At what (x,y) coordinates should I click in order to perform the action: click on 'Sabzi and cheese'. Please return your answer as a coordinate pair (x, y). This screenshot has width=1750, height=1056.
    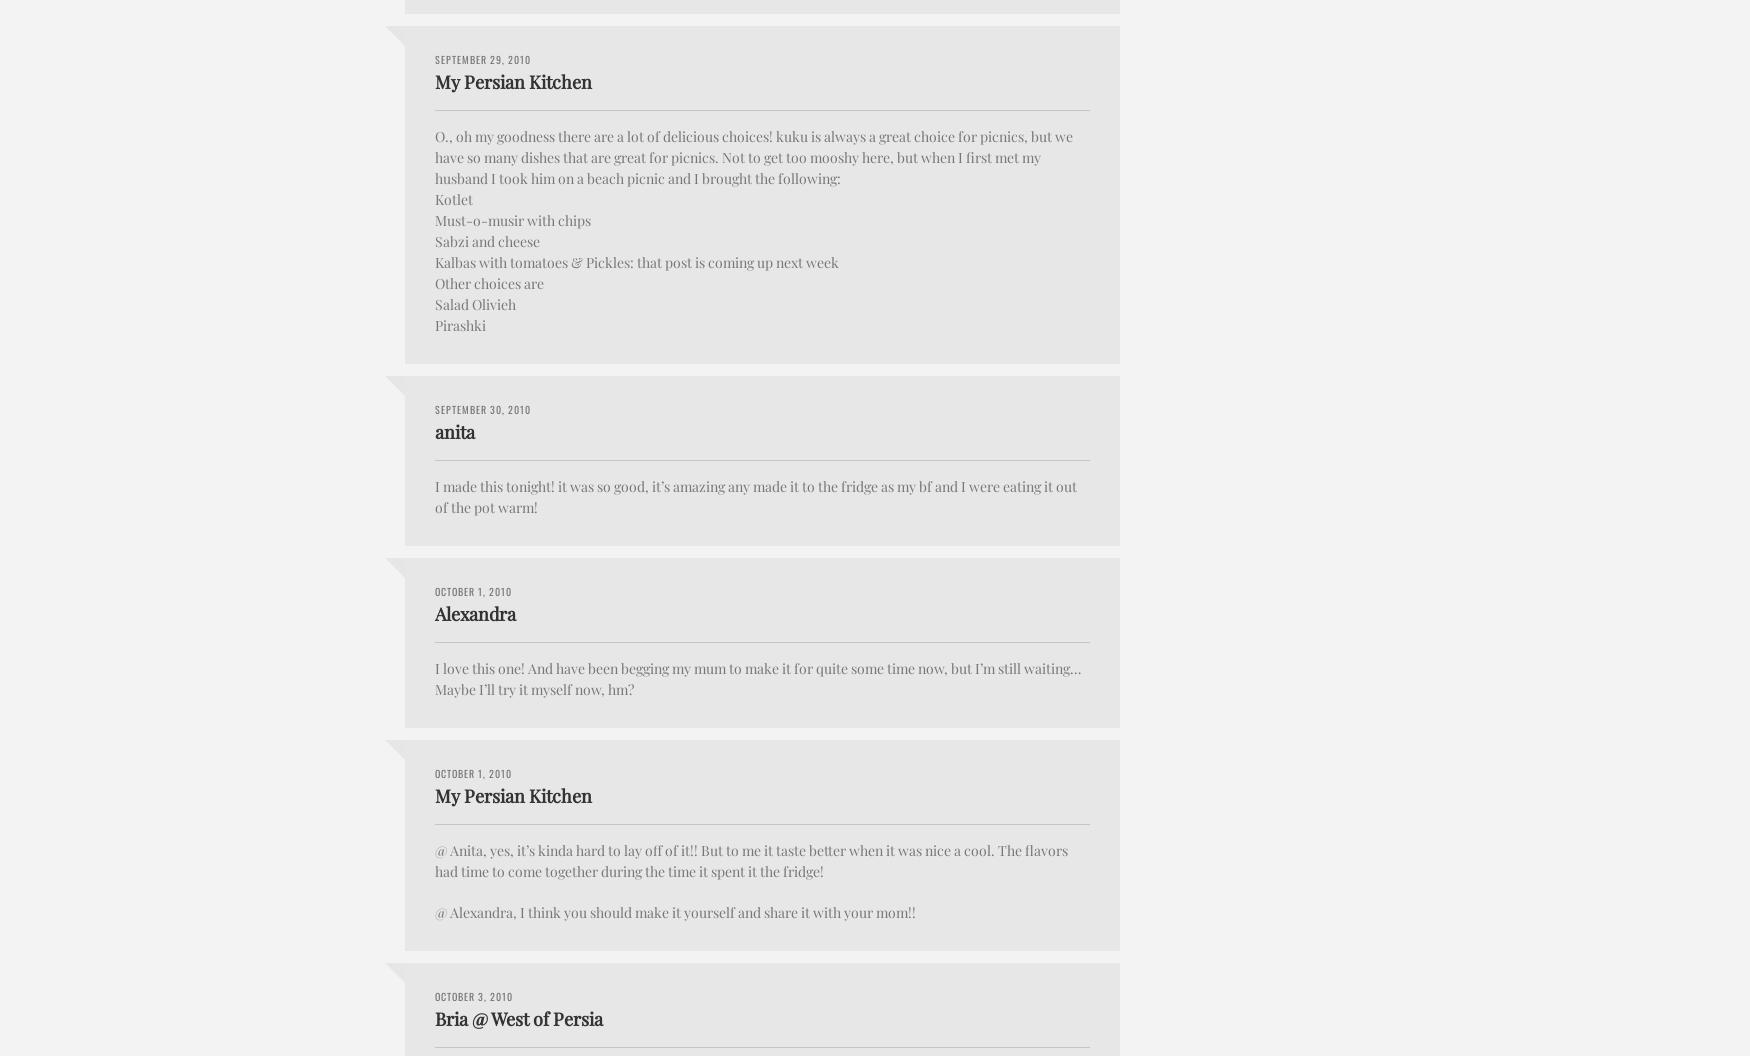
    Looking at the image, I should click on (487, 239).